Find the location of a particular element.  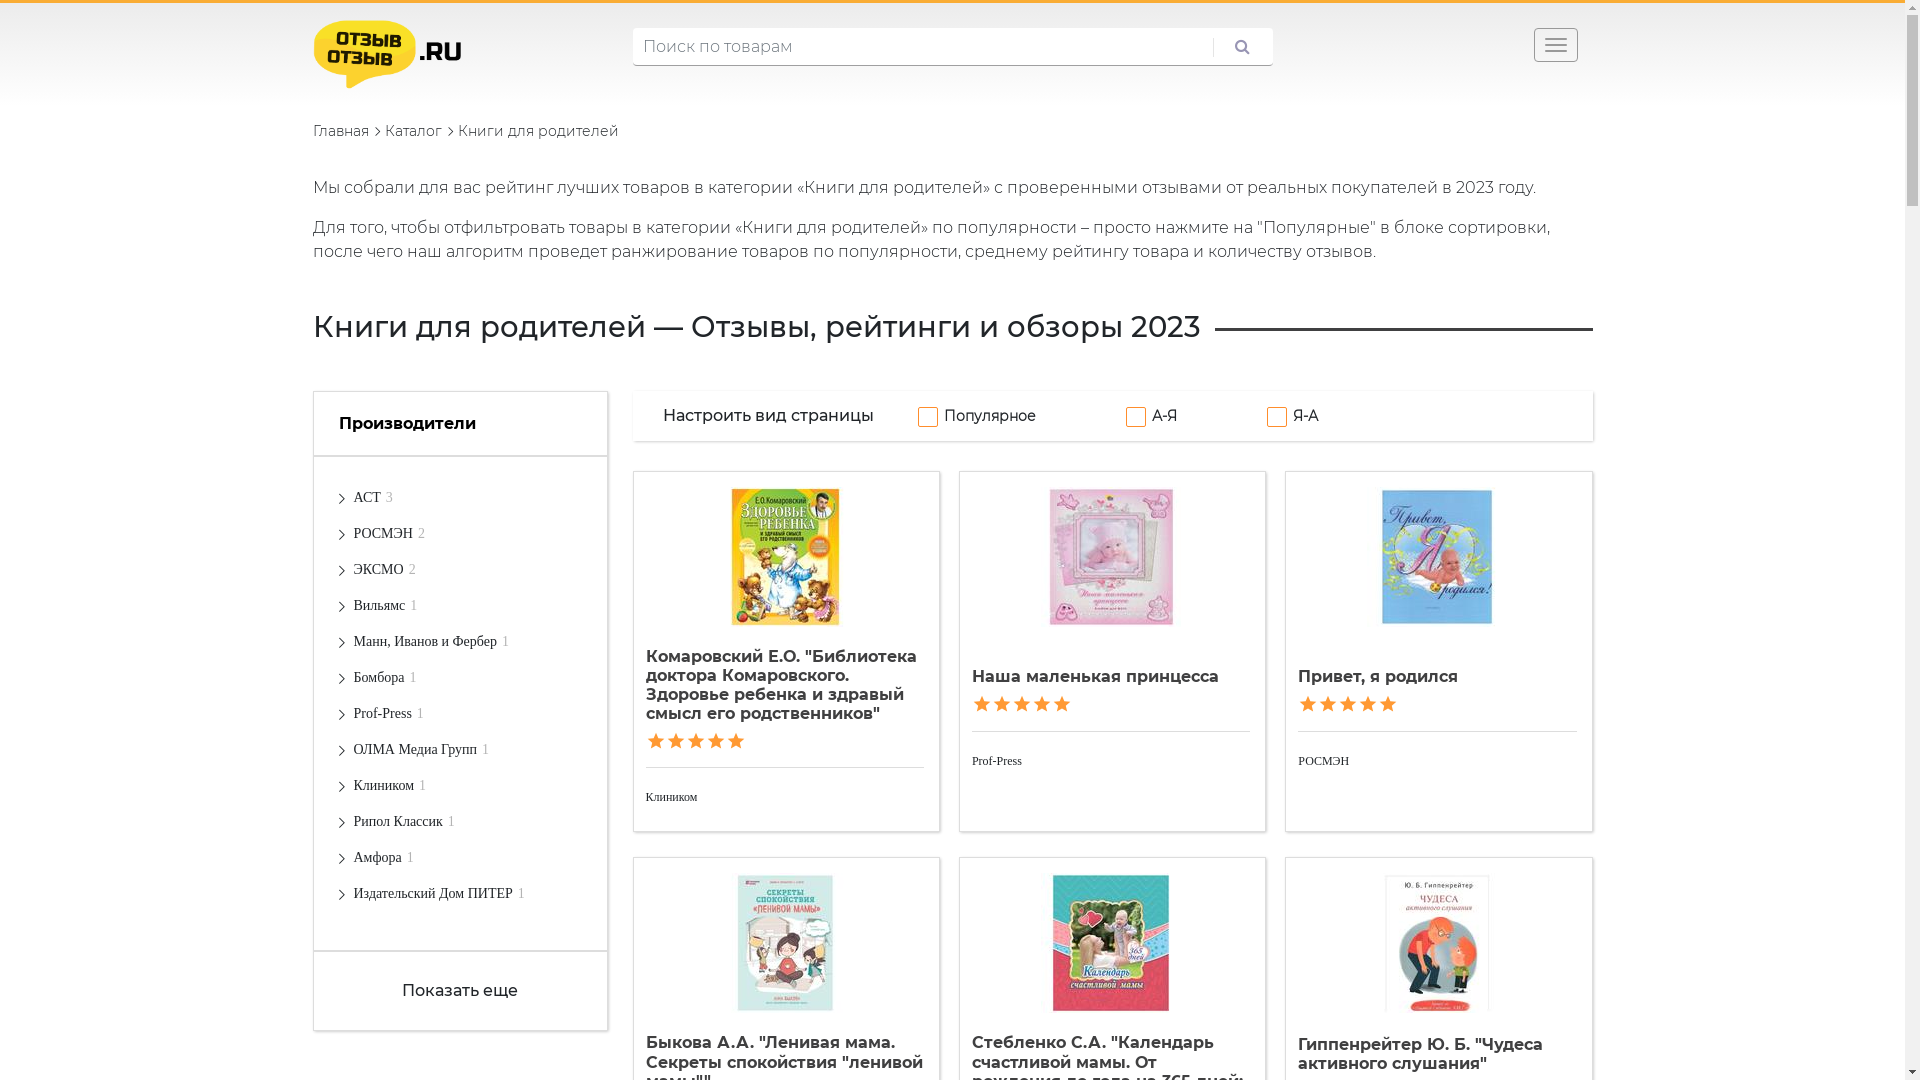

'Prof-Press1' is located at coordinates (388, 712).